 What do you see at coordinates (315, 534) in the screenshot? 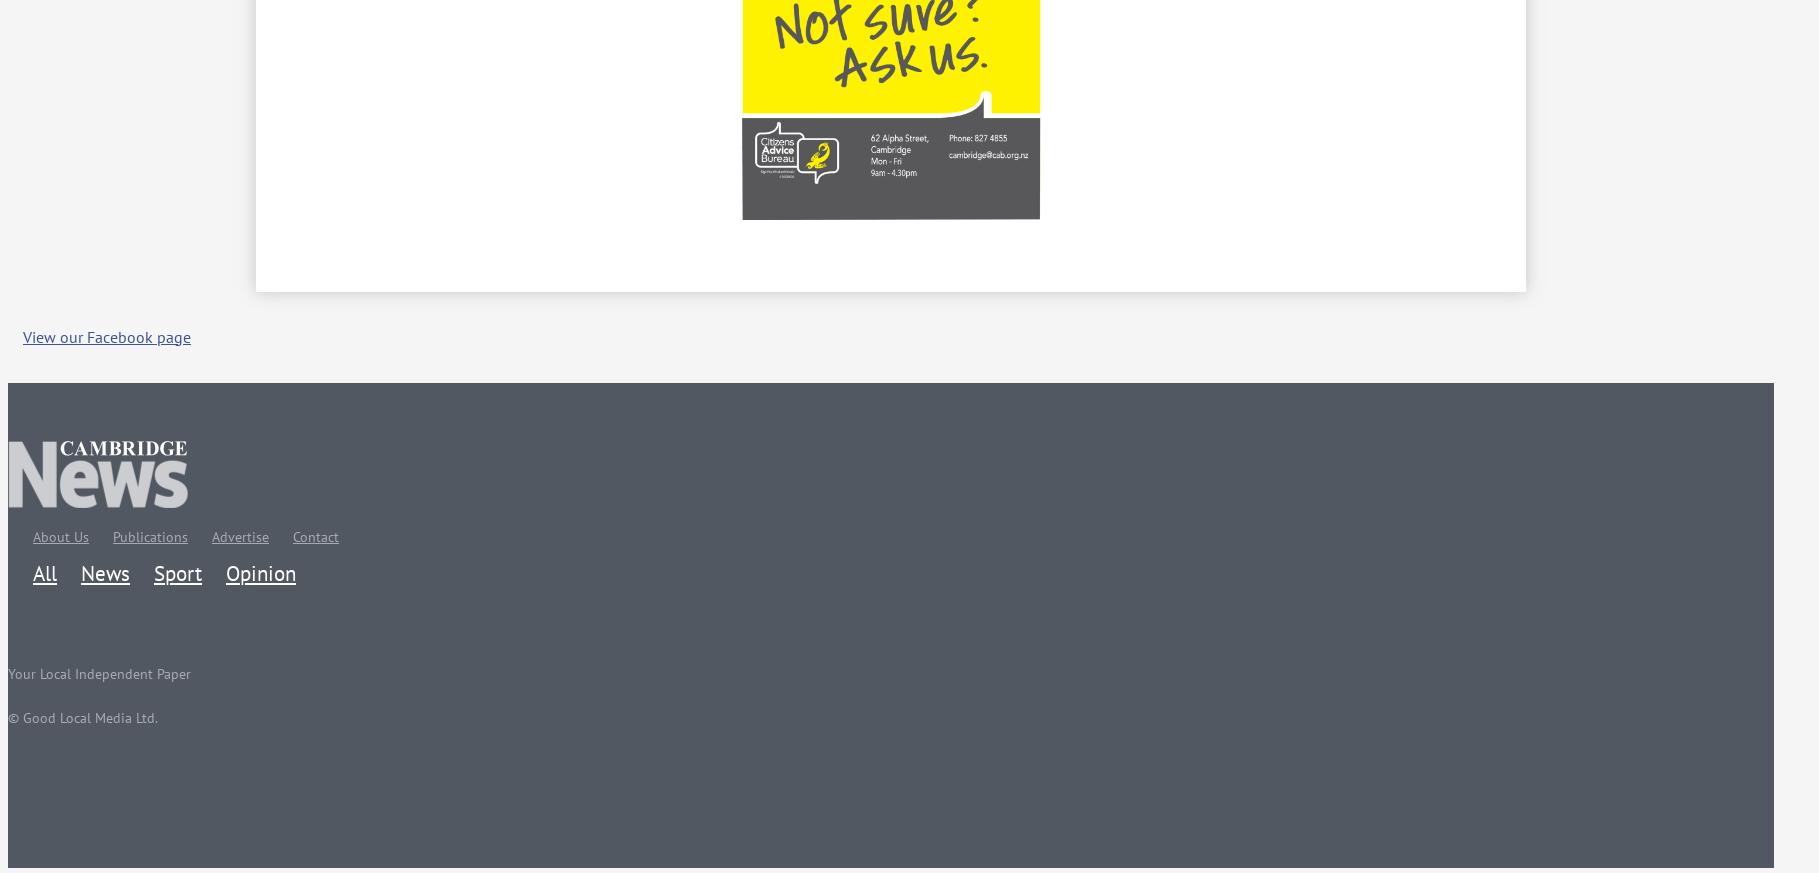
I see `'Contact'` at bounding box center [315, 534].